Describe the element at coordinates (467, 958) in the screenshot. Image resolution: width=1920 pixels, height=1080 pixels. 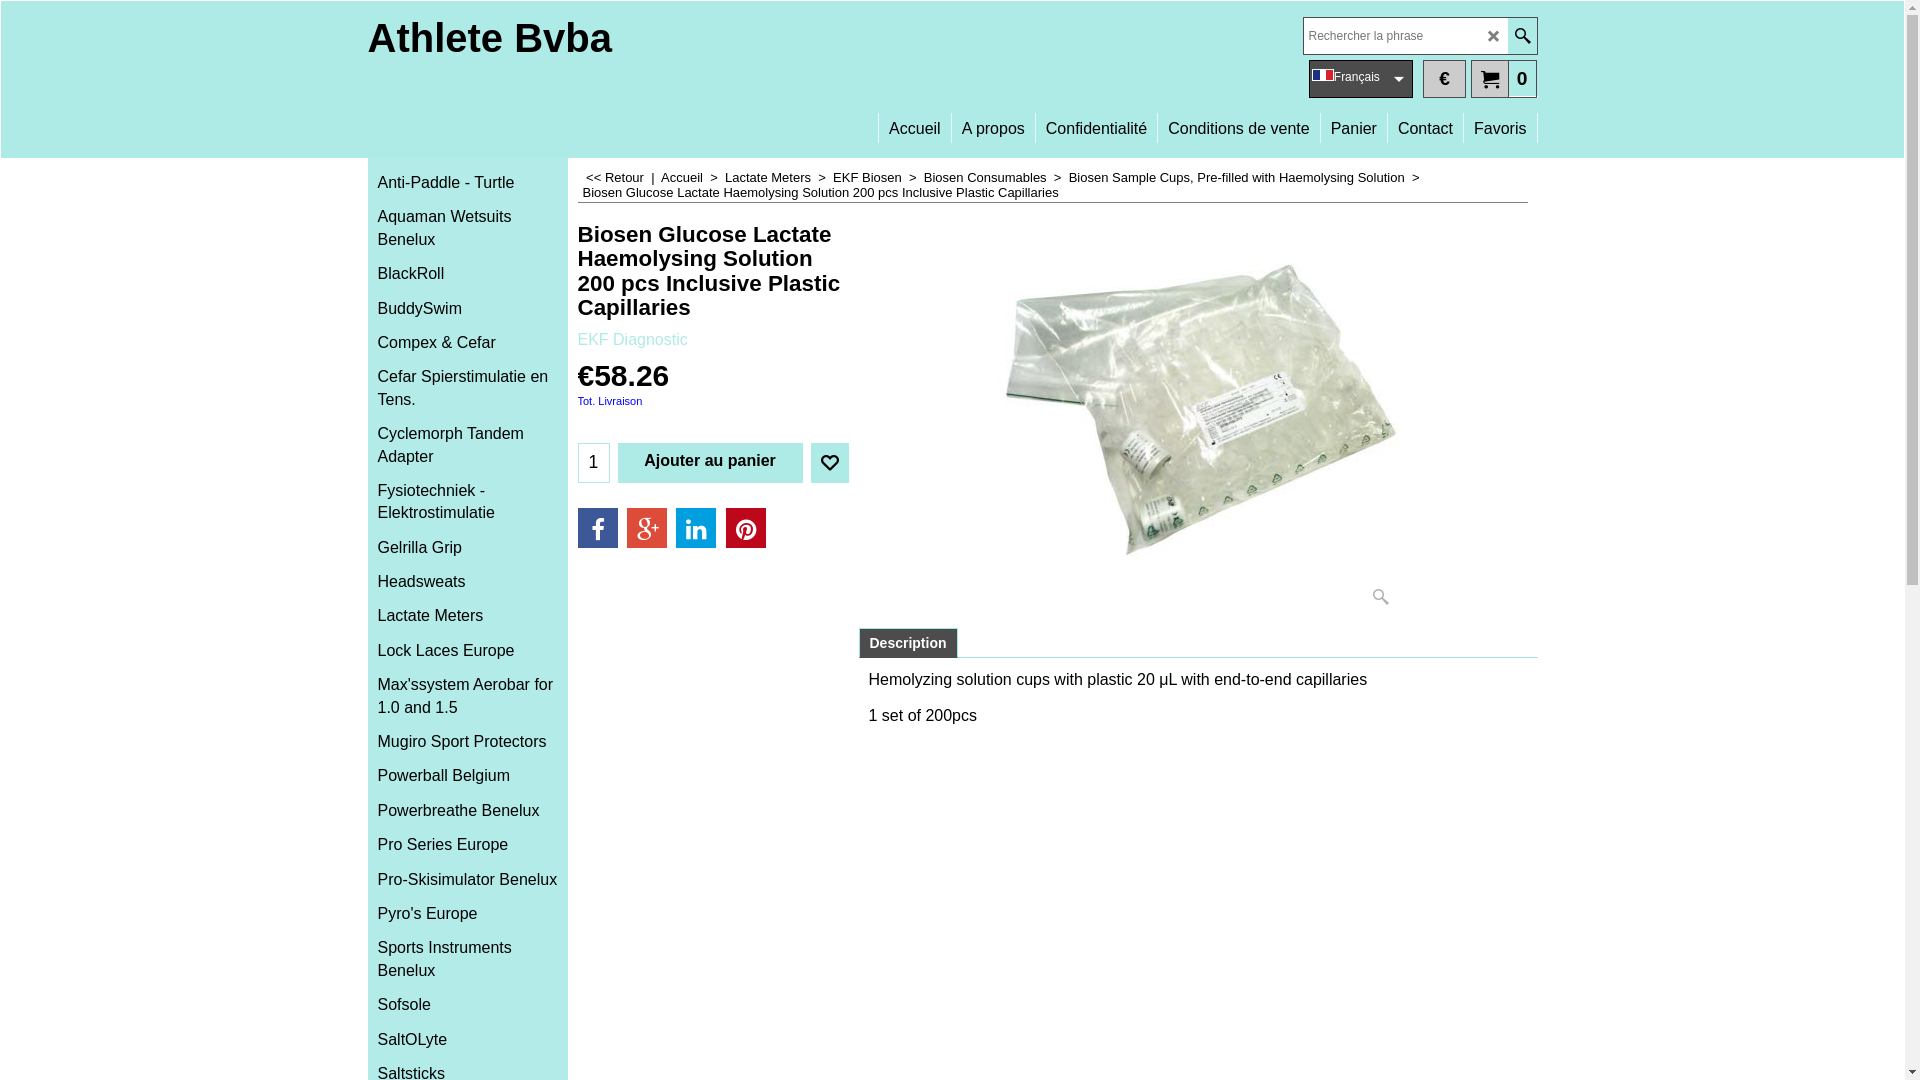
I see `'Sports Instruments Benelux'` at that location.